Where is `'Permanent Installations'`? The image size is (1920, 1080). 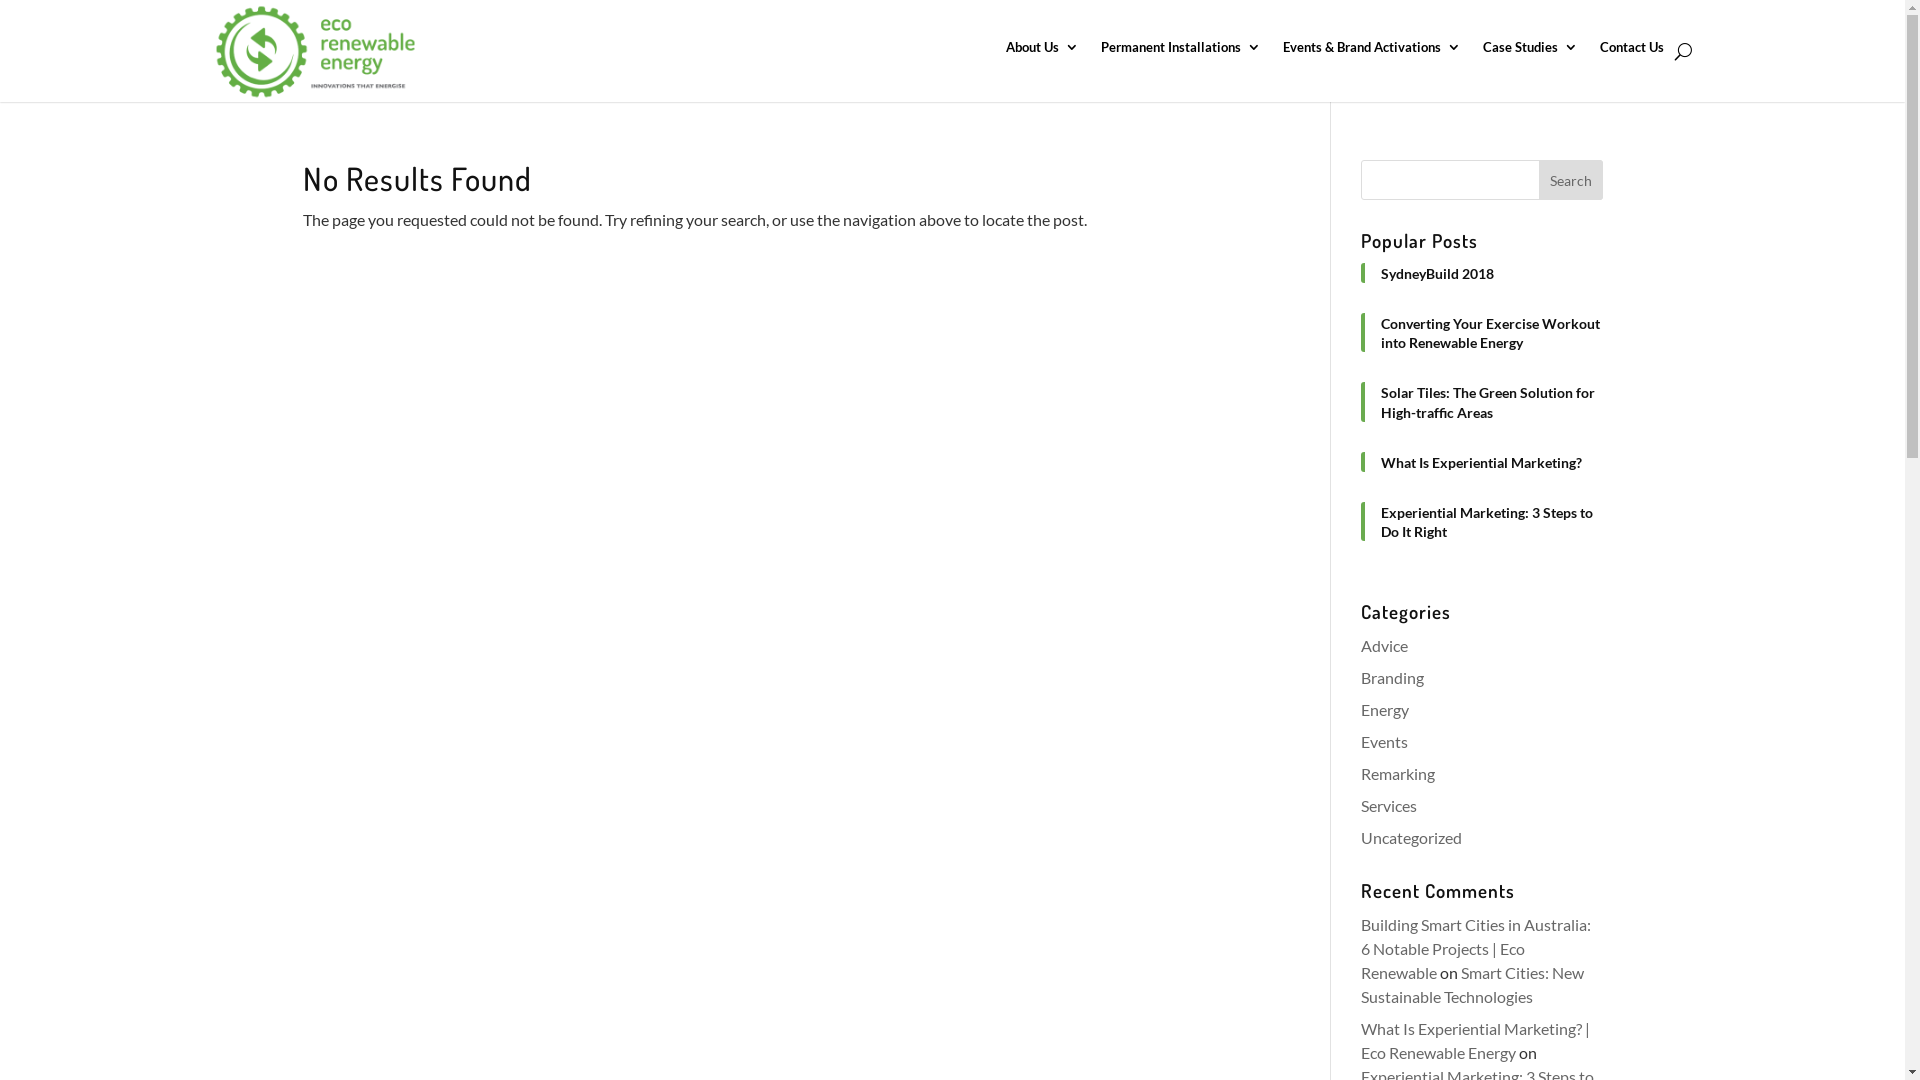 'Permanent Installations' is located at coordinates (1180, 49).